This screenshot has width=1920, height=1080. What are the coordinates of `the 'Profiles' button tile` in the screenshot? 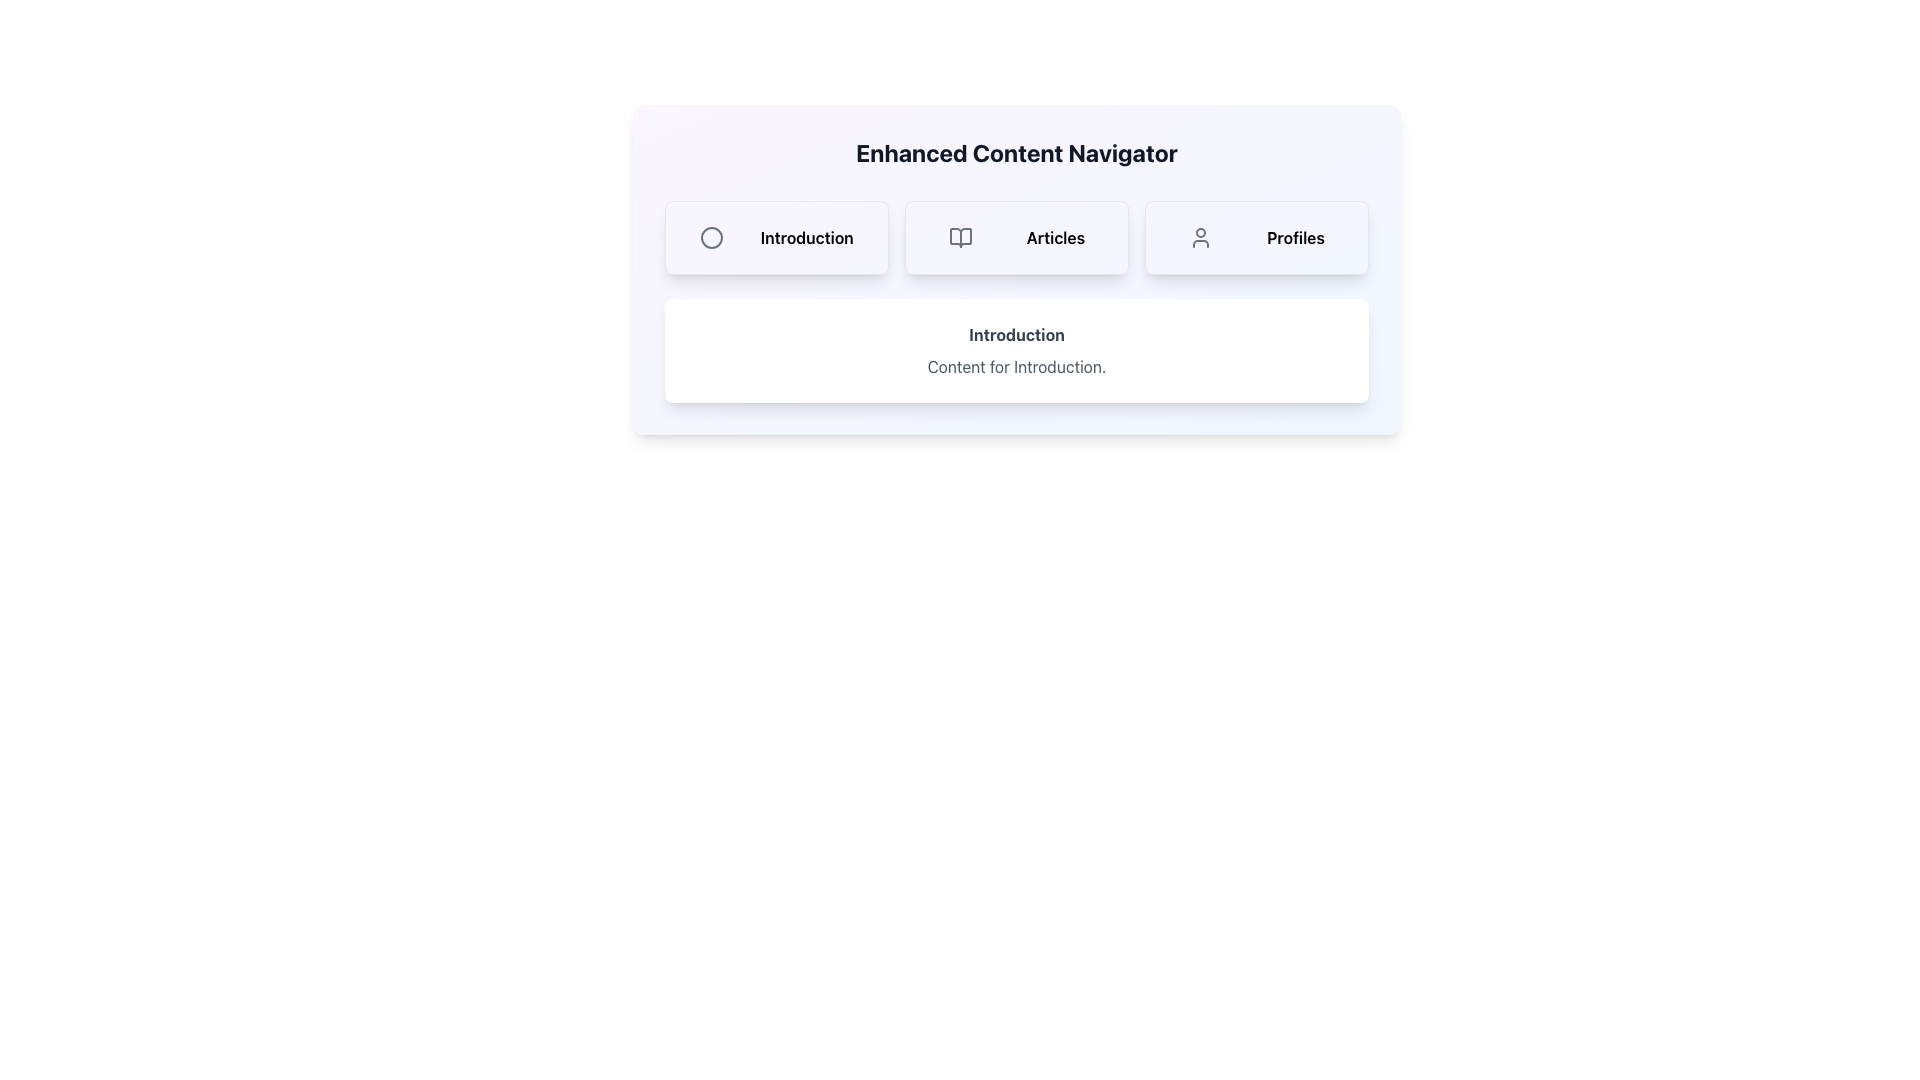 It's located at (1256, 237).